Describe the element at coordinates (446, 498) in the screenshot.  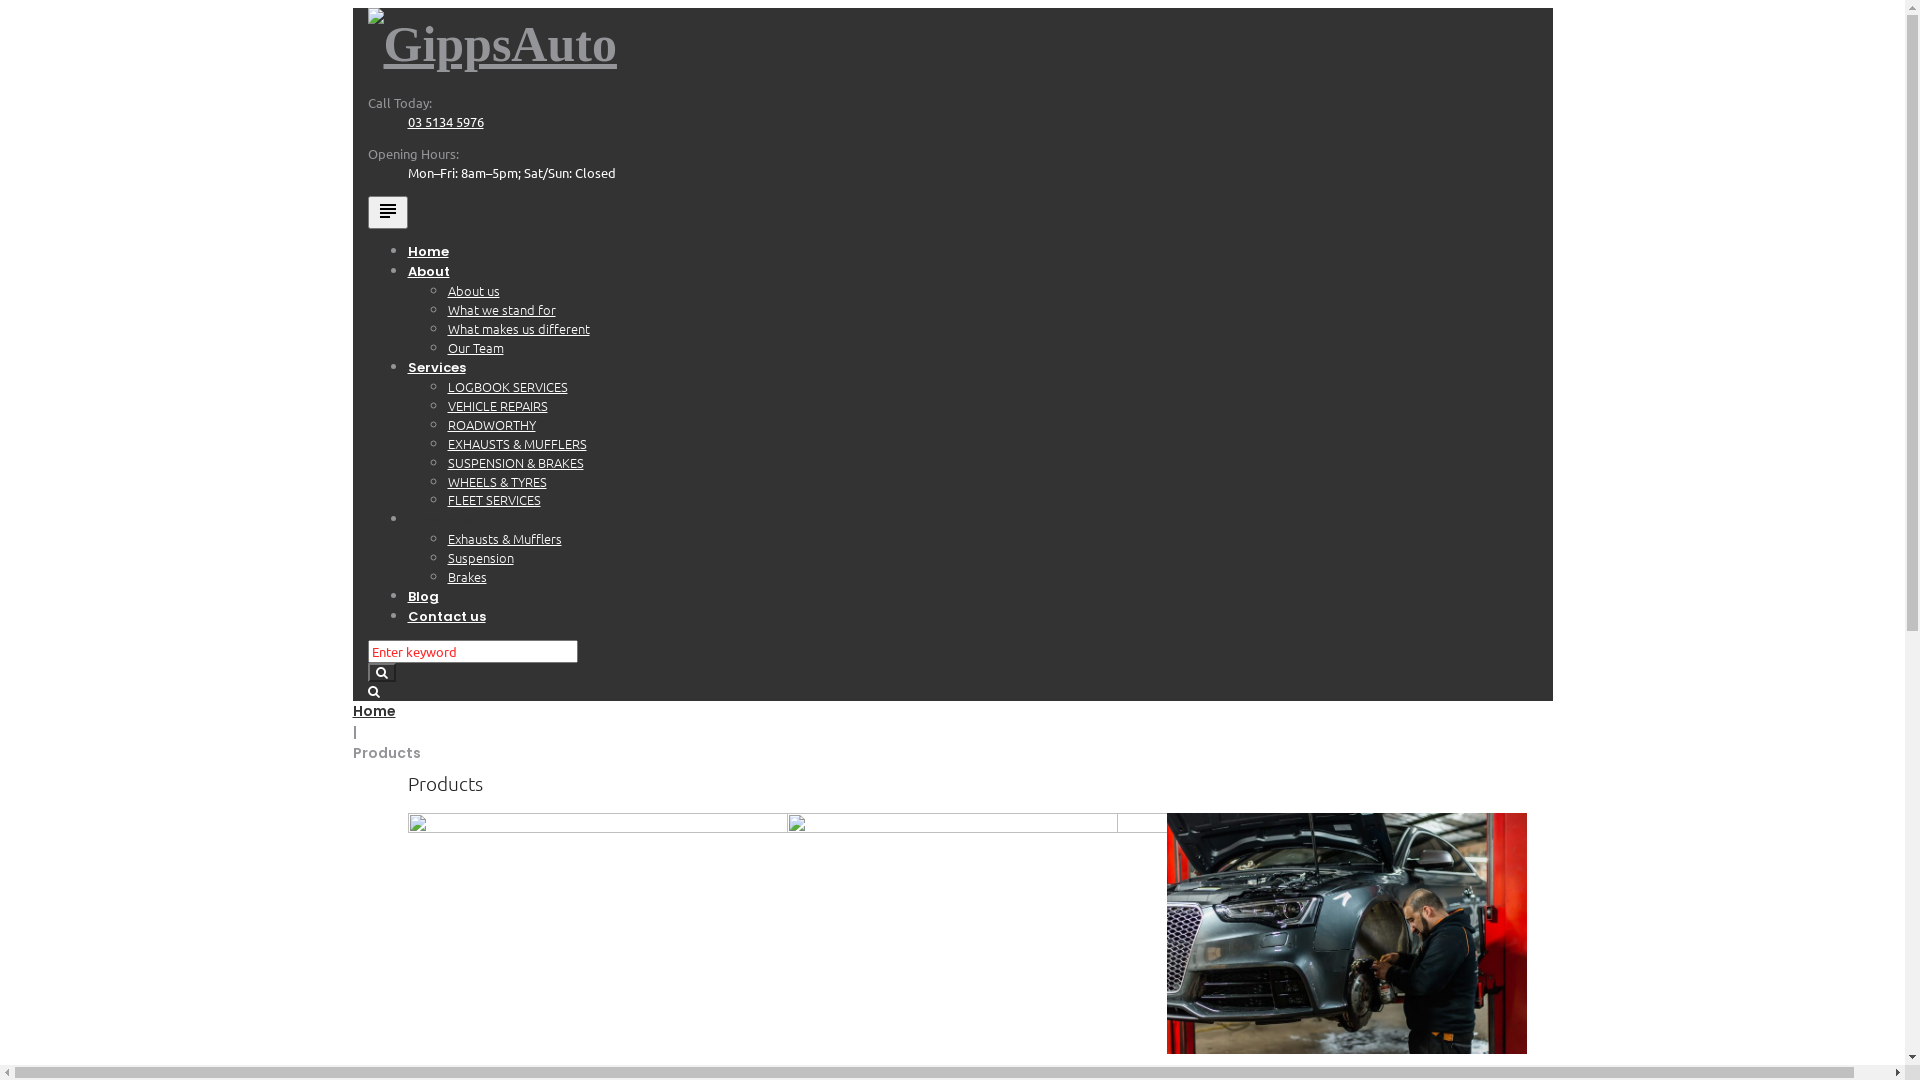
I see `'FLEET SERVICES'` at that location.